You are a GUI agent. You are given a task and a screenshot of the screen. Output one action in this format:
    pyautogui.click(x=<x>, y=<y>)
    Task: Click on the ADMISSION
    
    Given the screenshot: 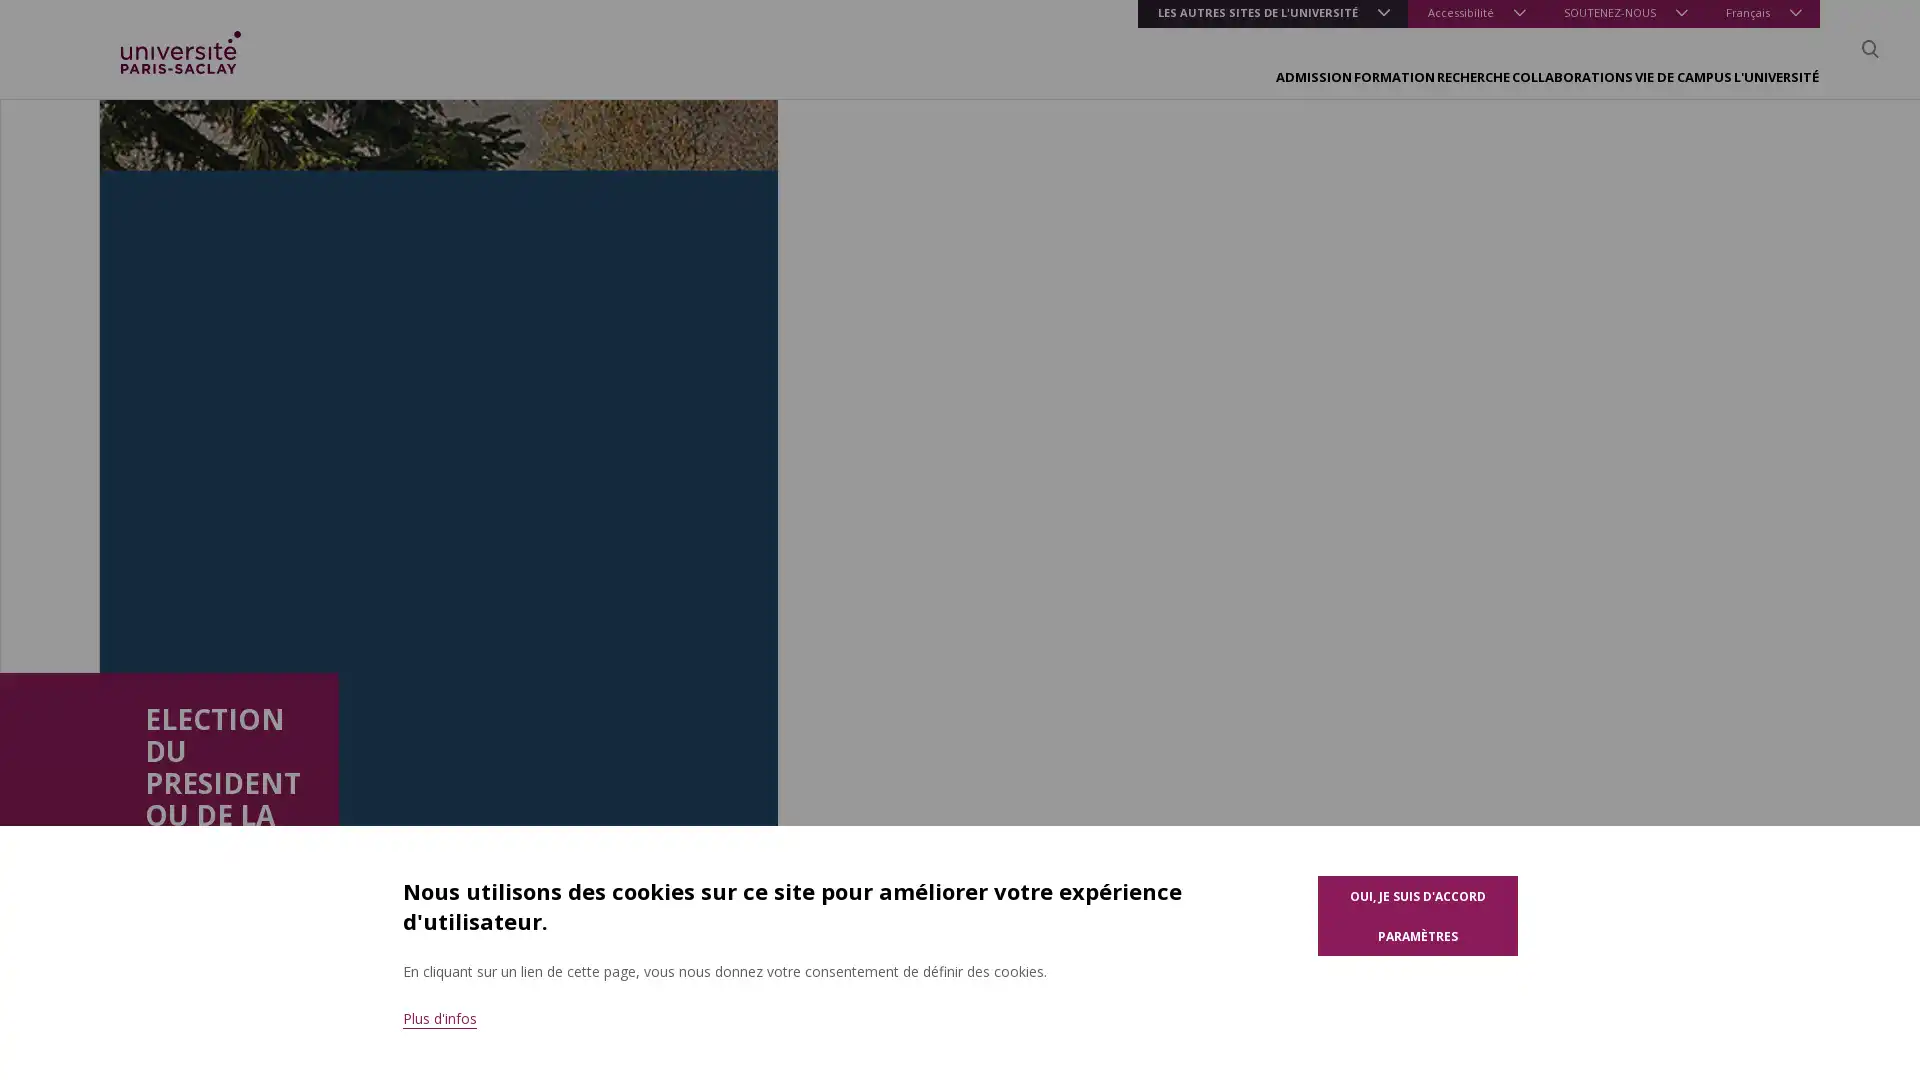 What is the action you would take?
    pyautogui.click(x=1000, y=68)
    